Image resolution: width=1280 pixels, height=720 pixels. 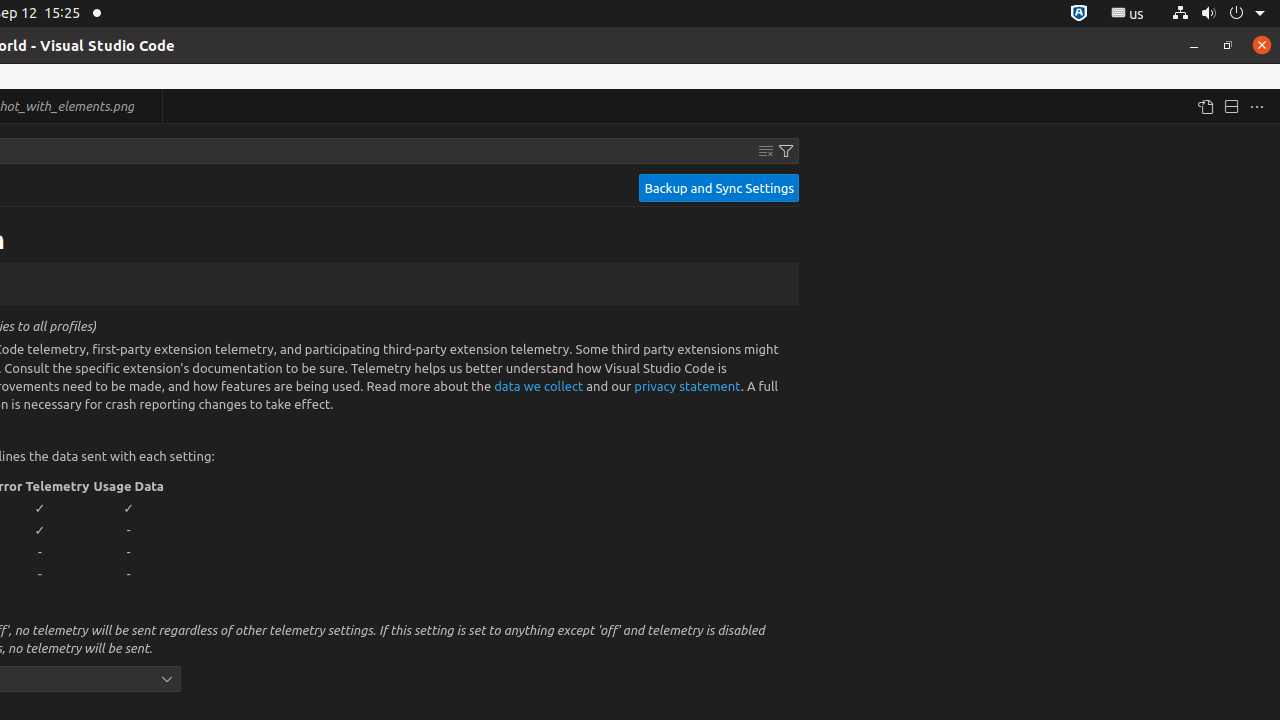 What do you see at coordinates (1203, 106) in the screenshot?
I see `'Open Settings (JSON)'` at bounding box center [1203, 106].